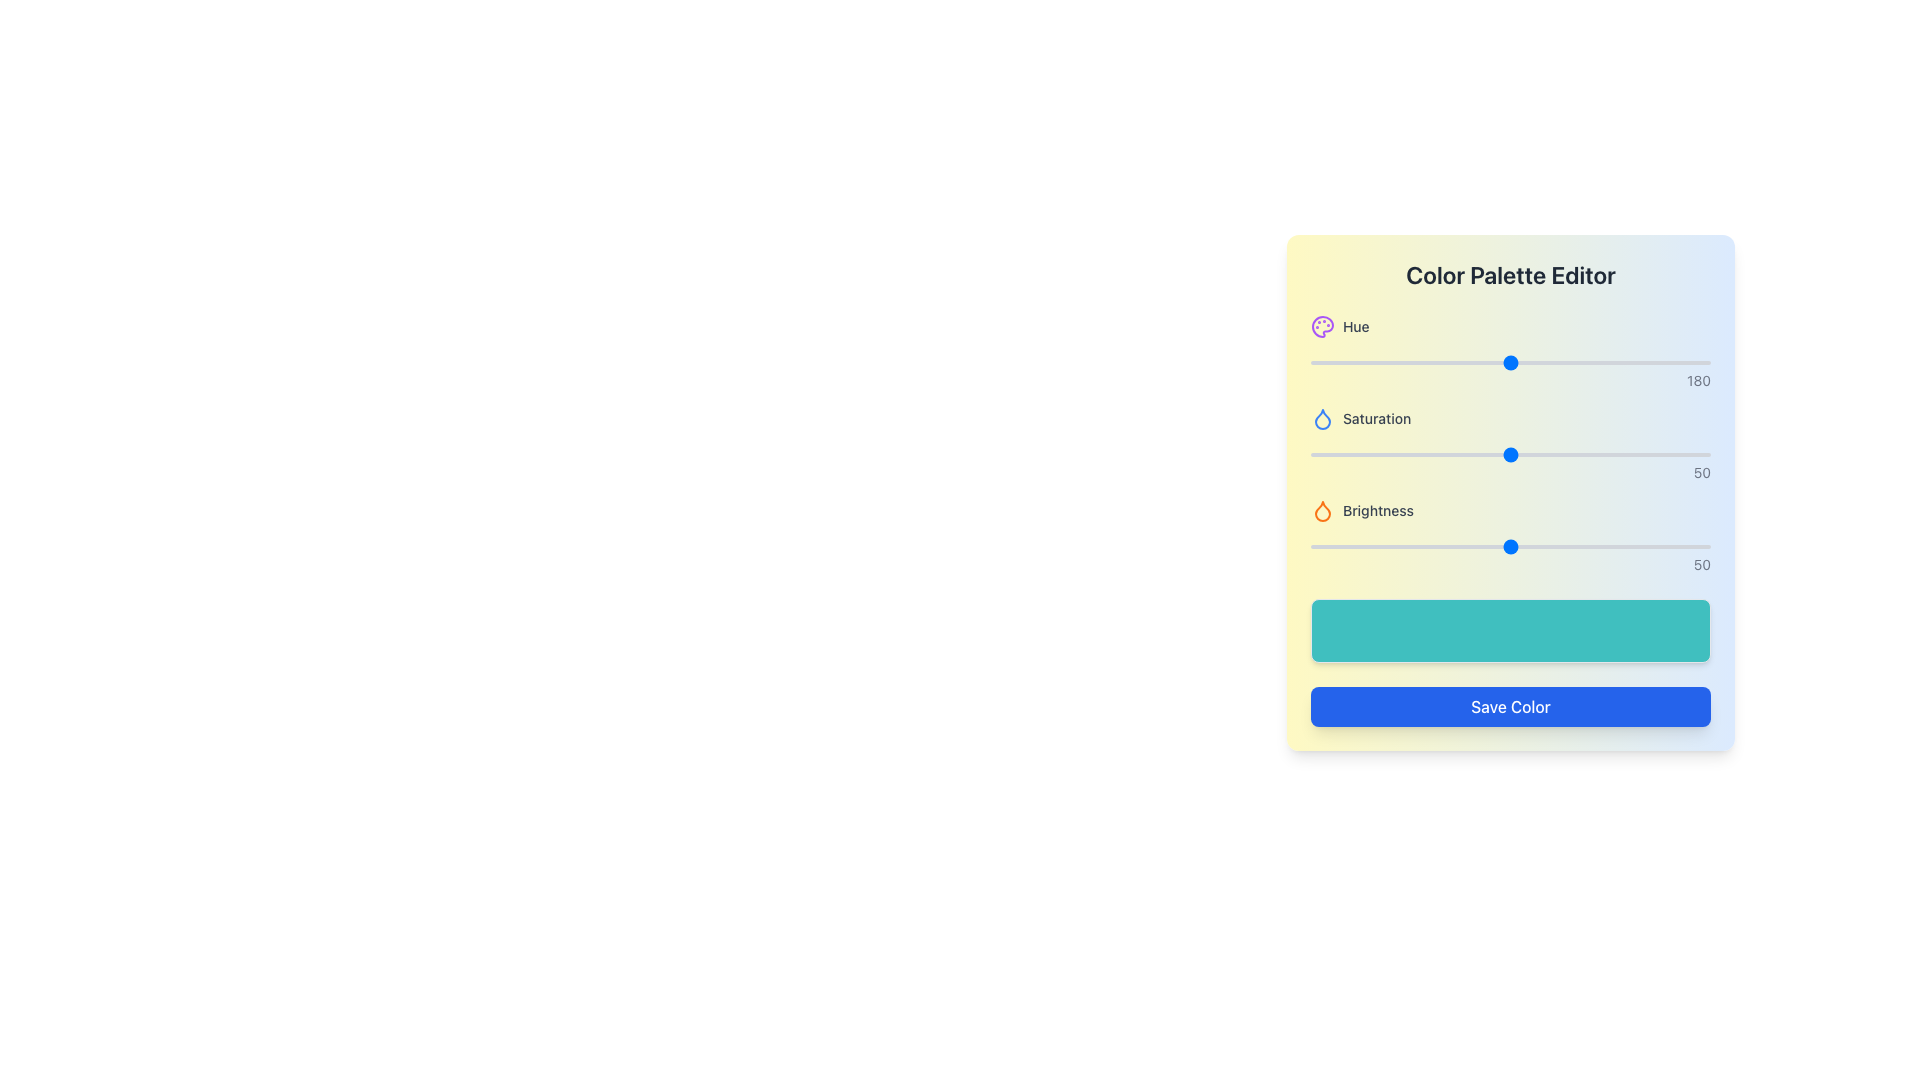  Describe the element at coordinates (1523, 362) in the screenshot. I see `the hue value` at that location.